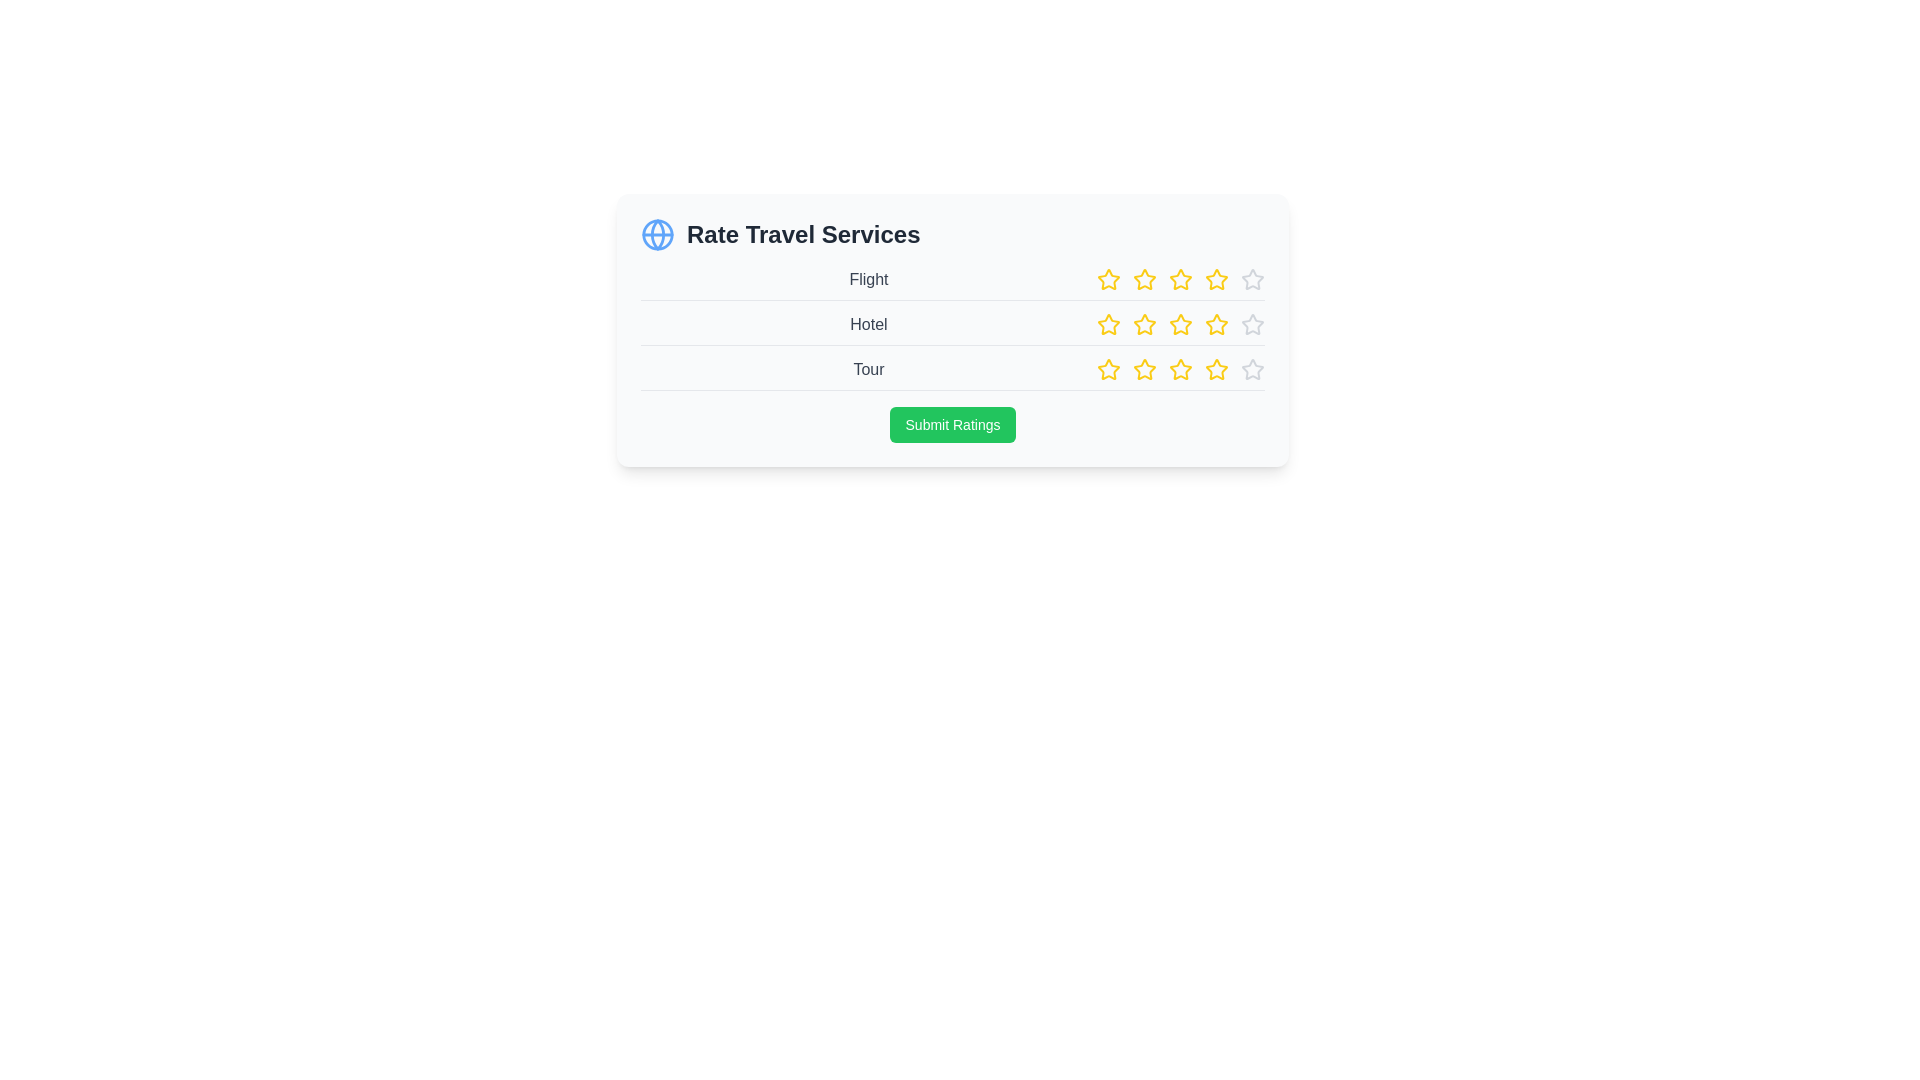 This screenshot has width=1920, height=1080. What do you see at coordinates (1180, 369) in the screenshot?
I see `the fourth star in the 'Tour' category rating interface to provide feedback` at bounding box center [1180, 369].